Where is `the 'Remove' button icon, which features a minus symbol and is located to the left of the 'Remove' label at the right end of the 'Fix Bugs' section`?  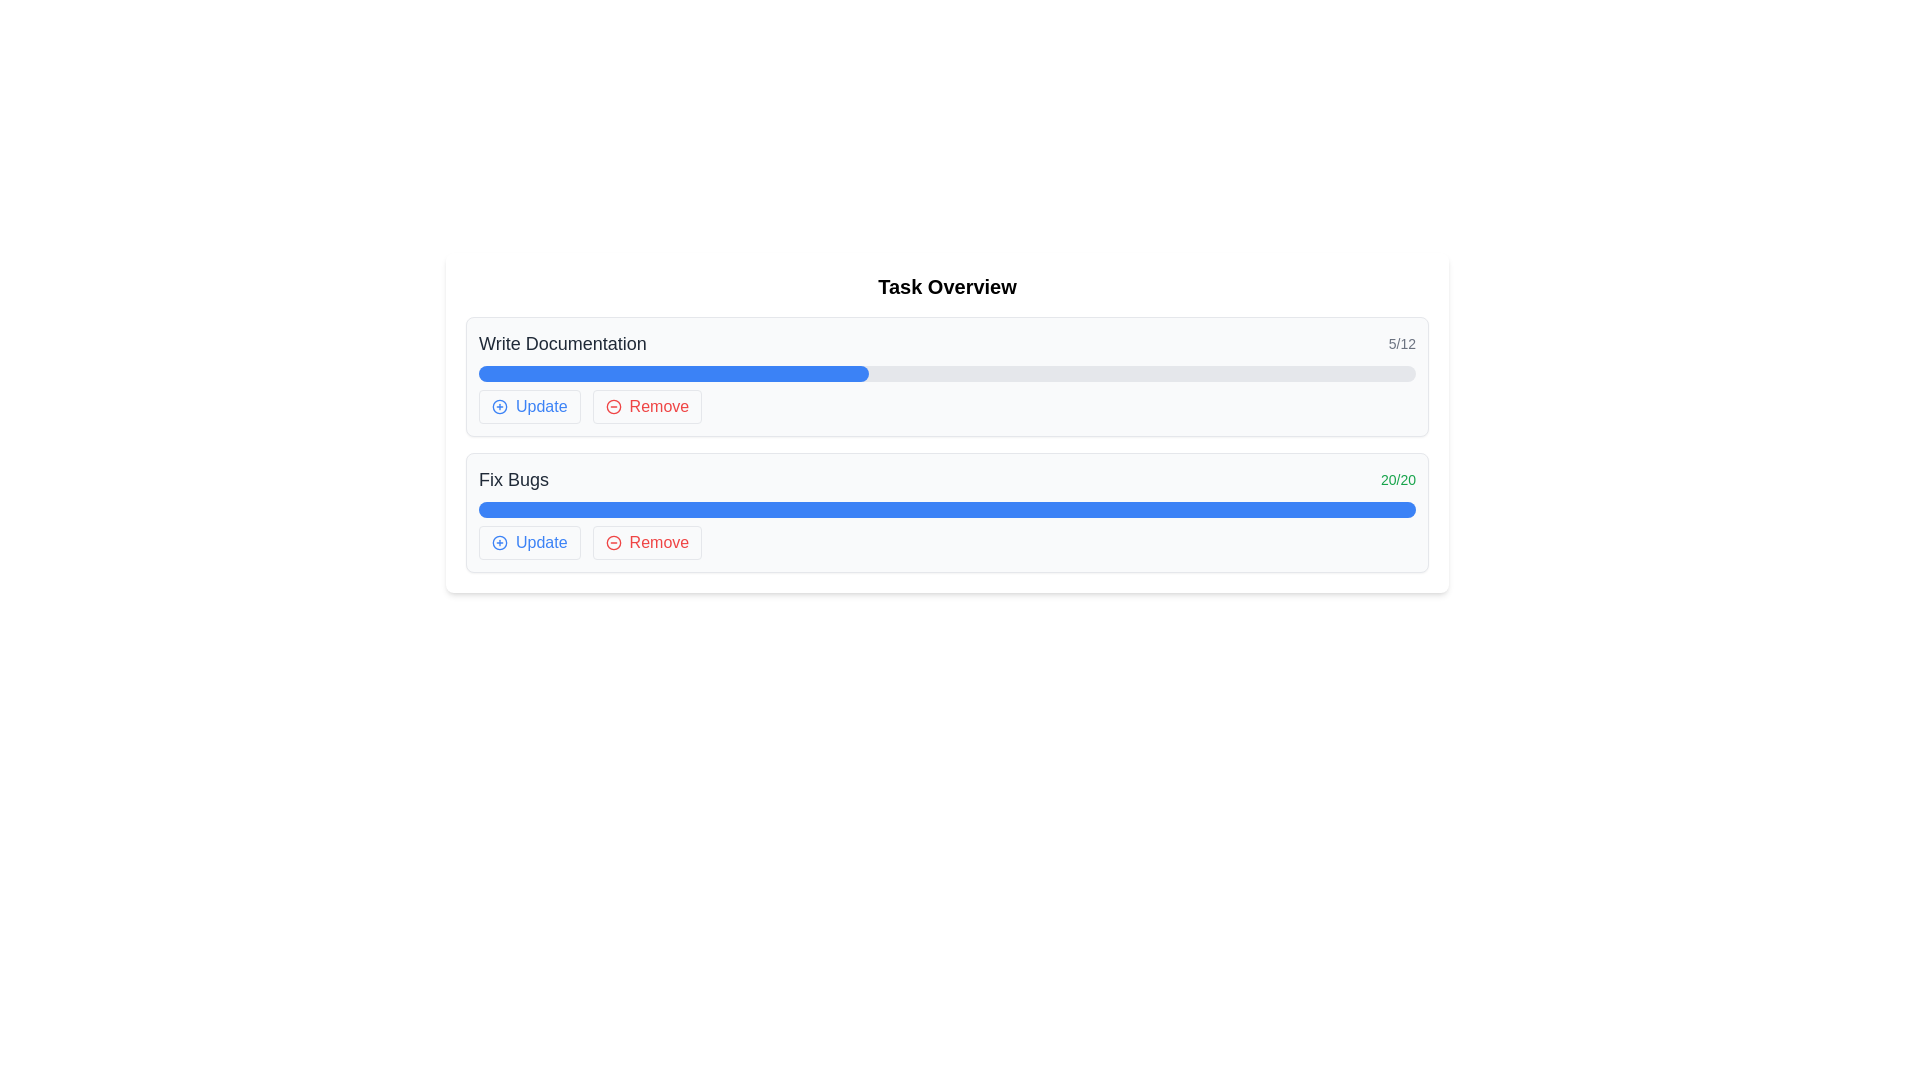 the 'Remove' button icon, which features a minus symbol and is located to the left of the 'Remove' label at the right end of the 'Fix Bugs' section is located at coordinates (612, 543).